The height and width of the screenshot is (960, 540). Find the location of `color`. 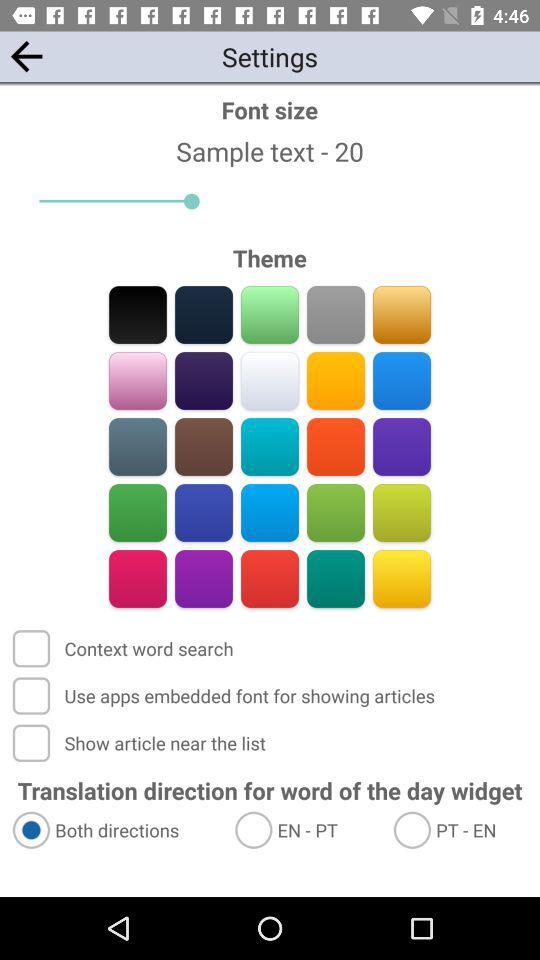

color is located at coordinates (203, 578).